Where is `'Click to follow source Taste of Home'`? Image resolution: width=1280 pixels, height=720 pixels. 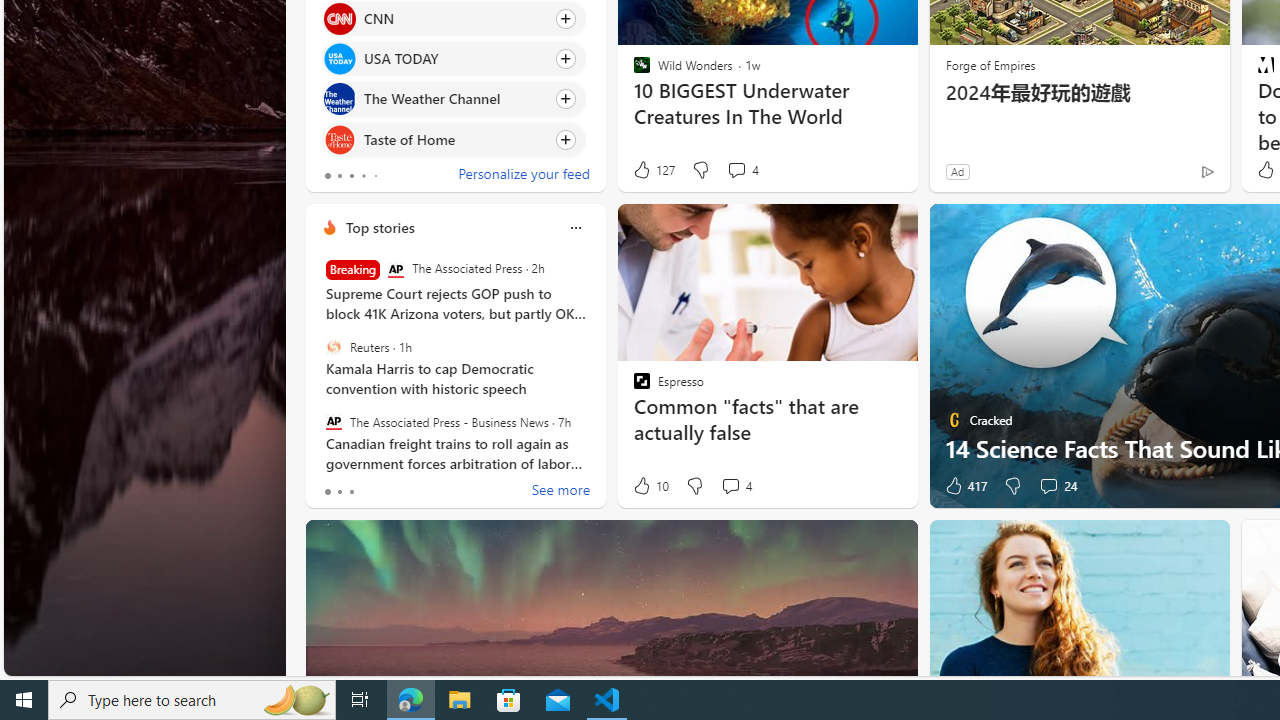 'Click to follow source Taste of Home' is located at coordinates (452, 138).